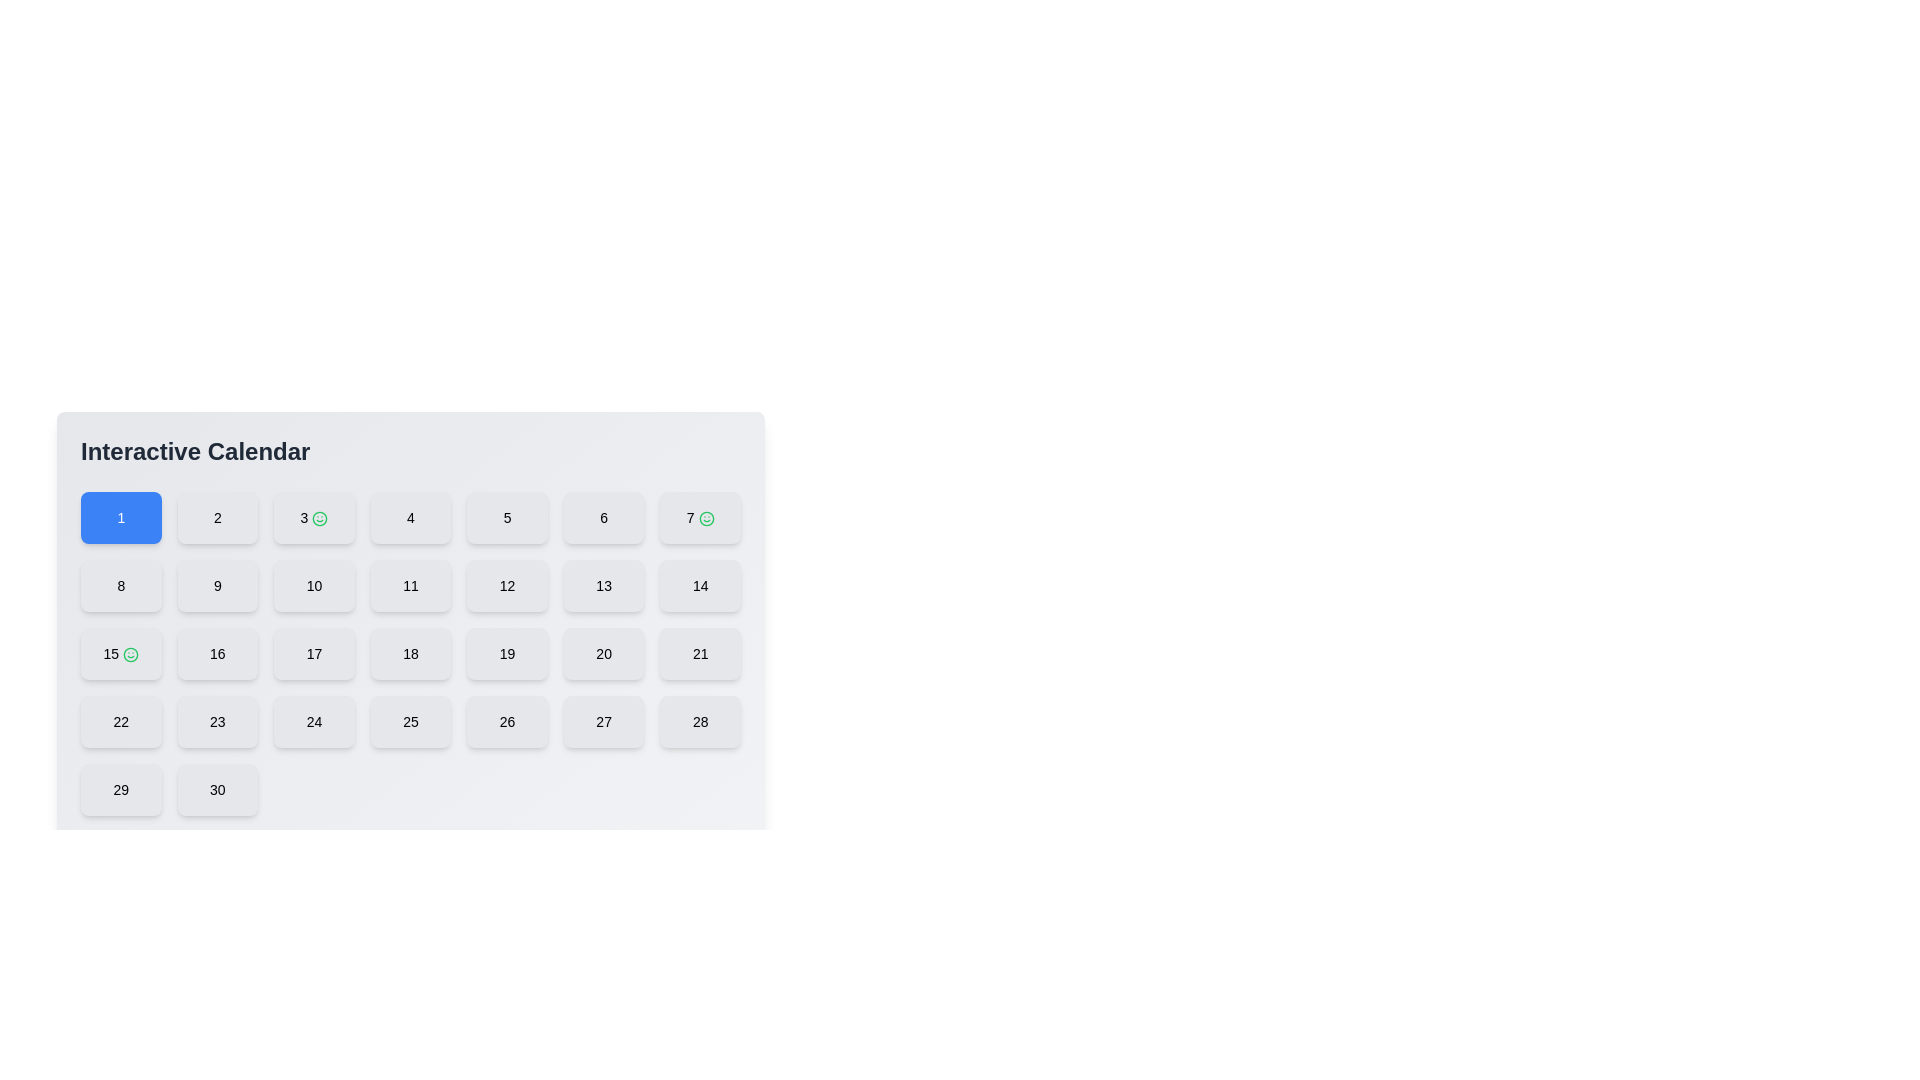 The width and height of the screenshot is (1920, 1080). I want to click on the square-shaped button labeled '2' with a gray background, so click(217, 516).